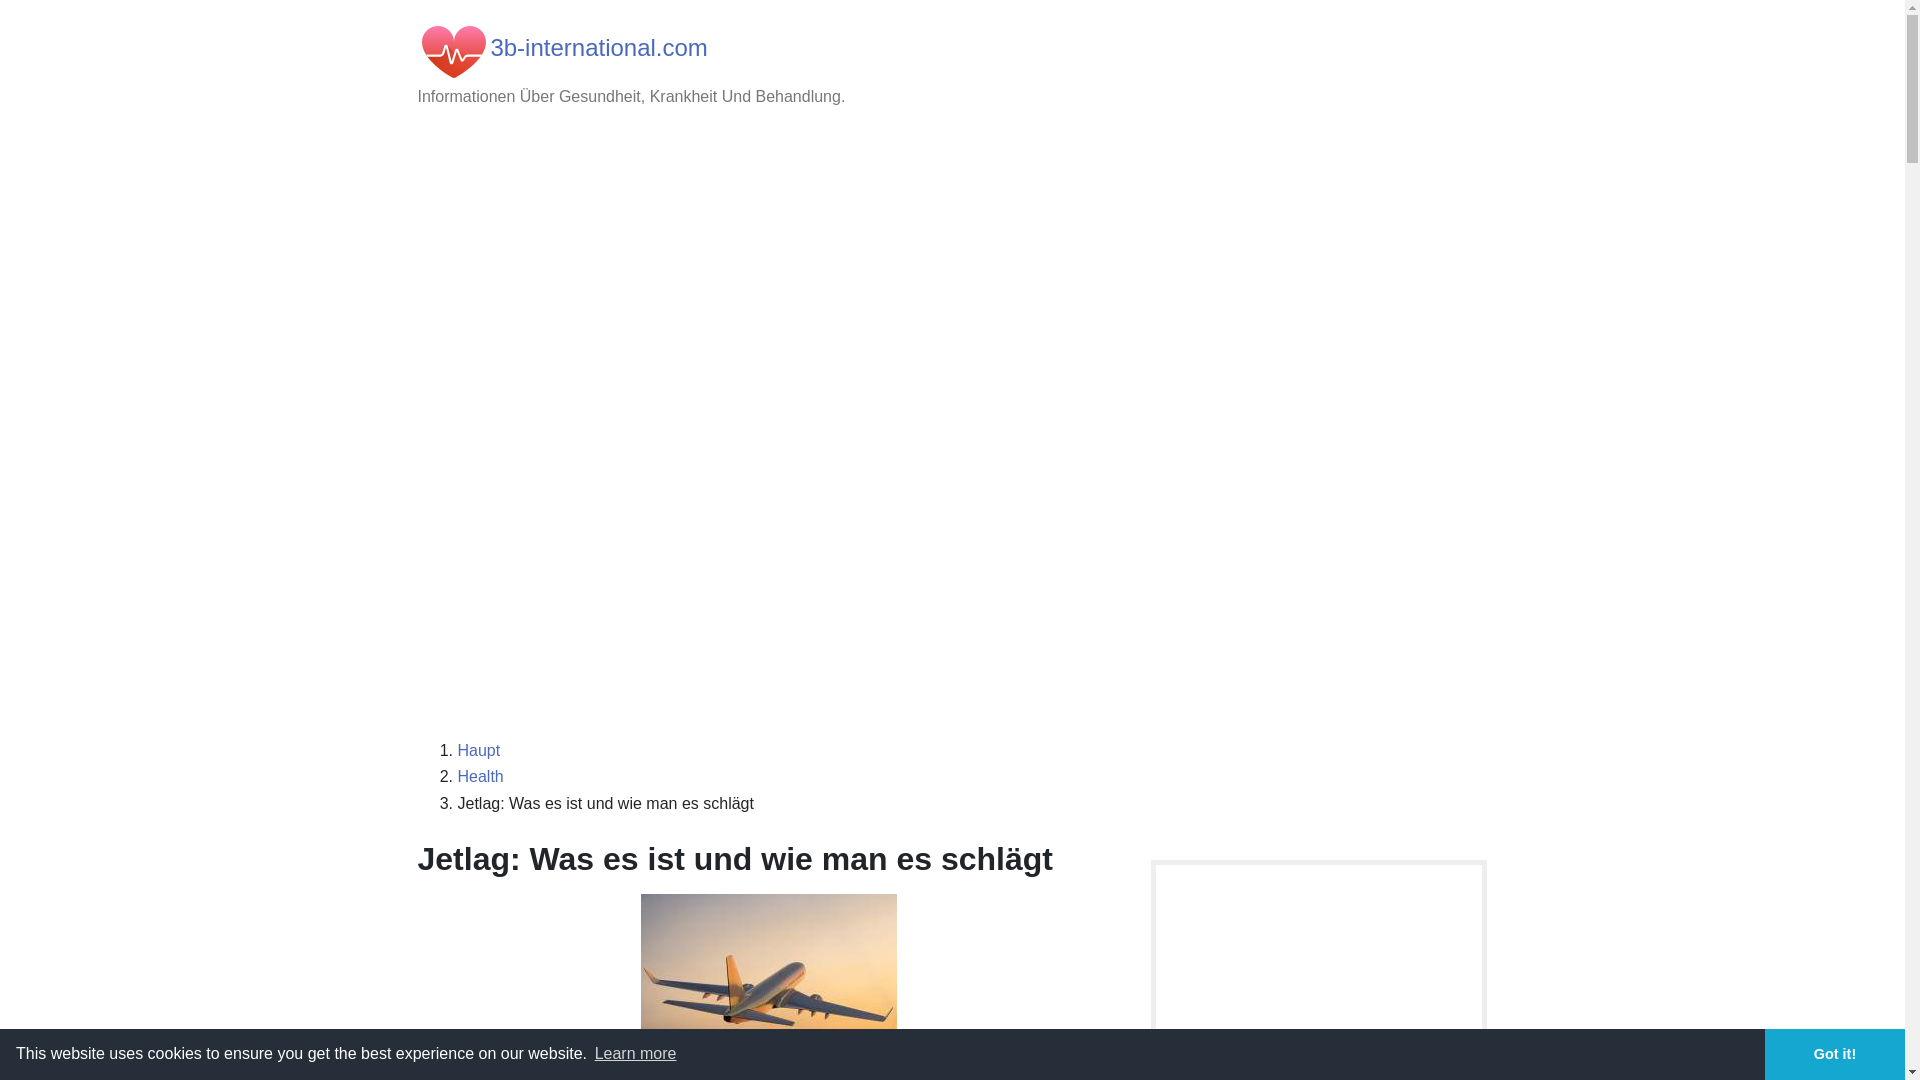 The width and height of the screenshot is (1920, 1080). I want to click on '3b-international.com', so click(597, 46).